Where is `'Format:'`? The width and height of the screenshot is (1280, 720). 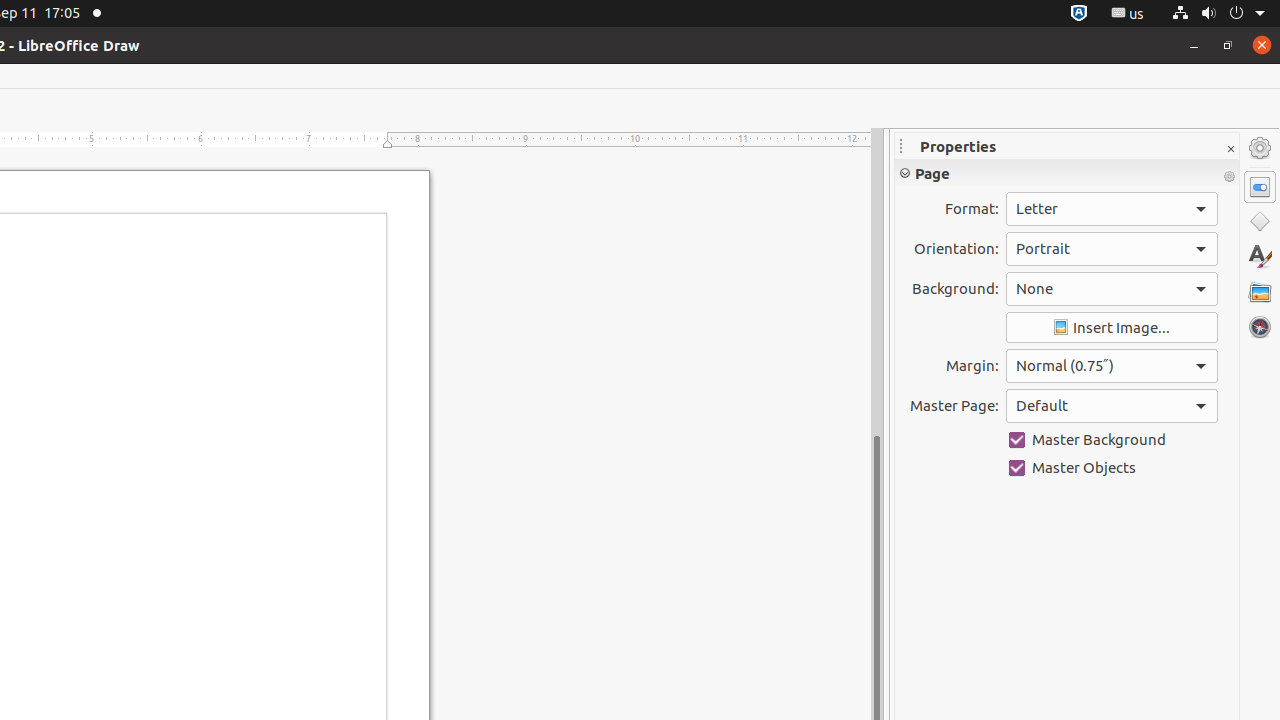 'Format:' is located at coordinates (1110, 209).